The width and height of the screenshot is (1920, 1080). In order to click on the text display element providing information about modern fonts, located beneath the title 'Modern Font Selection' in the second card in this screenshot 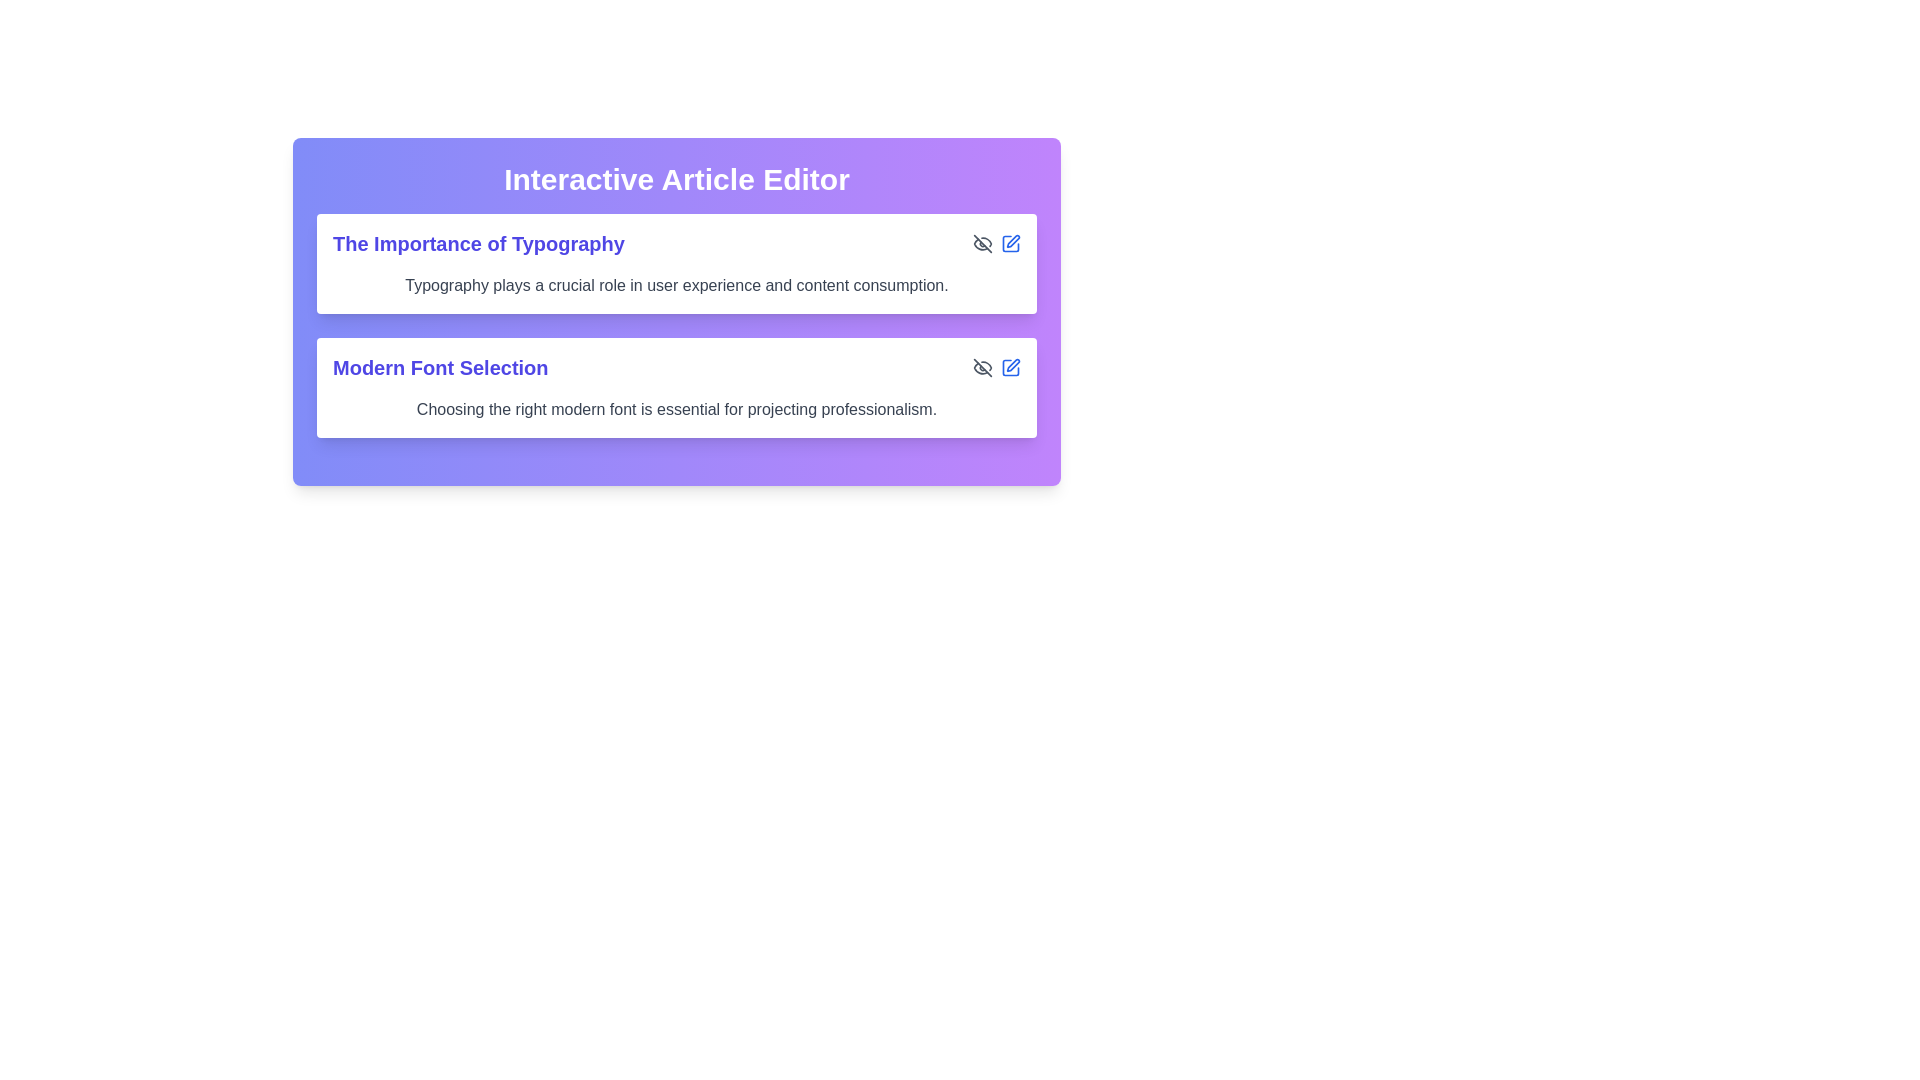, I will do `click(676, 408)`.